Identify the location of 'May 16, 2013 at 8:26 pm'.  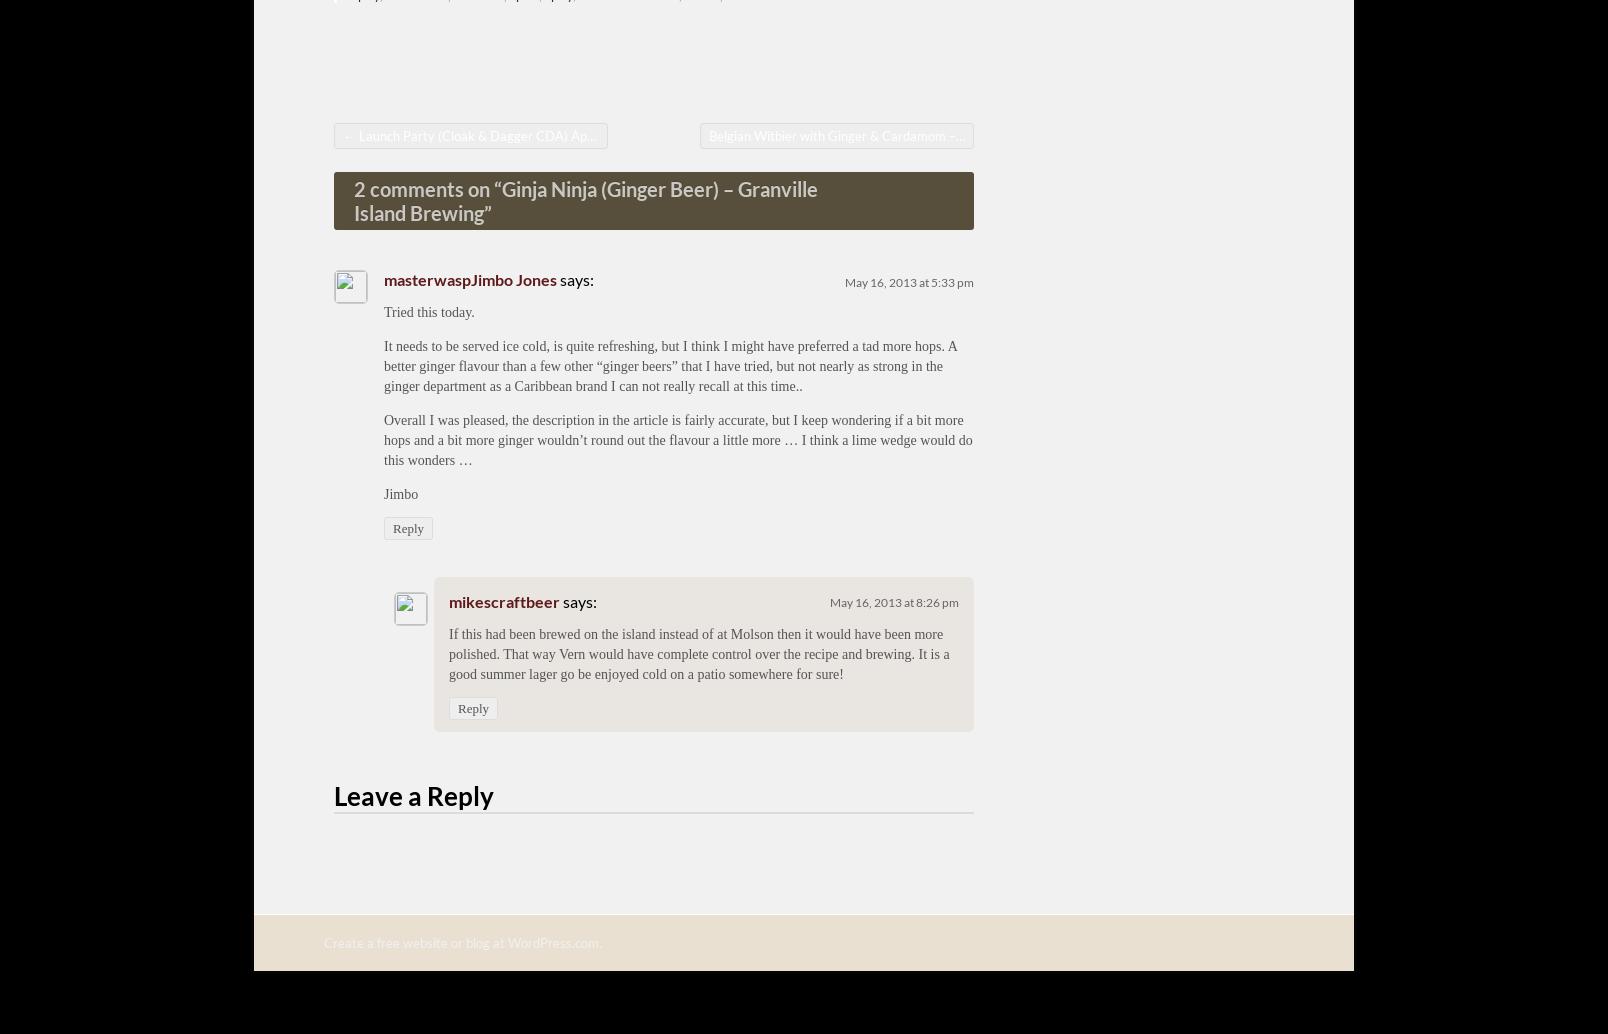
(894, 601).